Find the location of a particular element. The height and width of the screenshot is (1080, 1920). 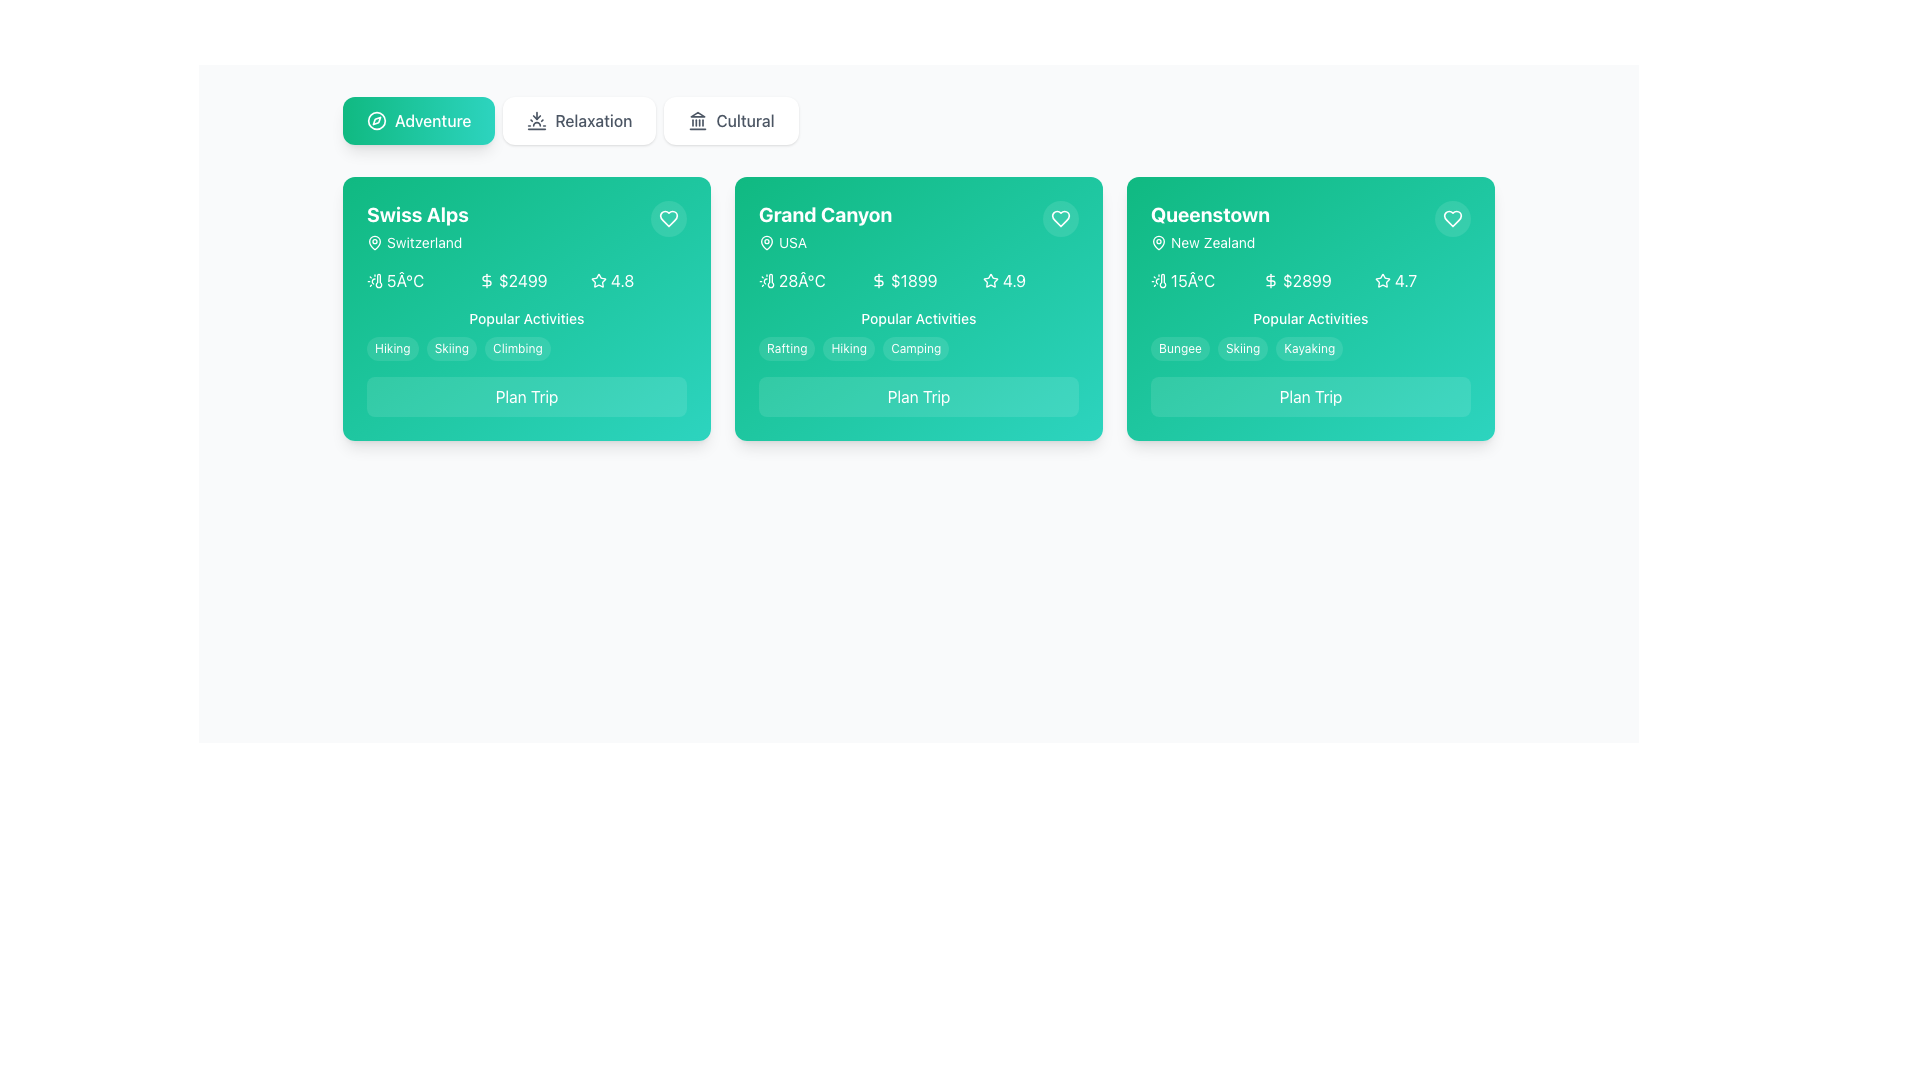

text label indicating the name of the place 'Swiss Alps' and its country 'Switzerland', located in the top-left of the first card is located at coordinates (416, 226).